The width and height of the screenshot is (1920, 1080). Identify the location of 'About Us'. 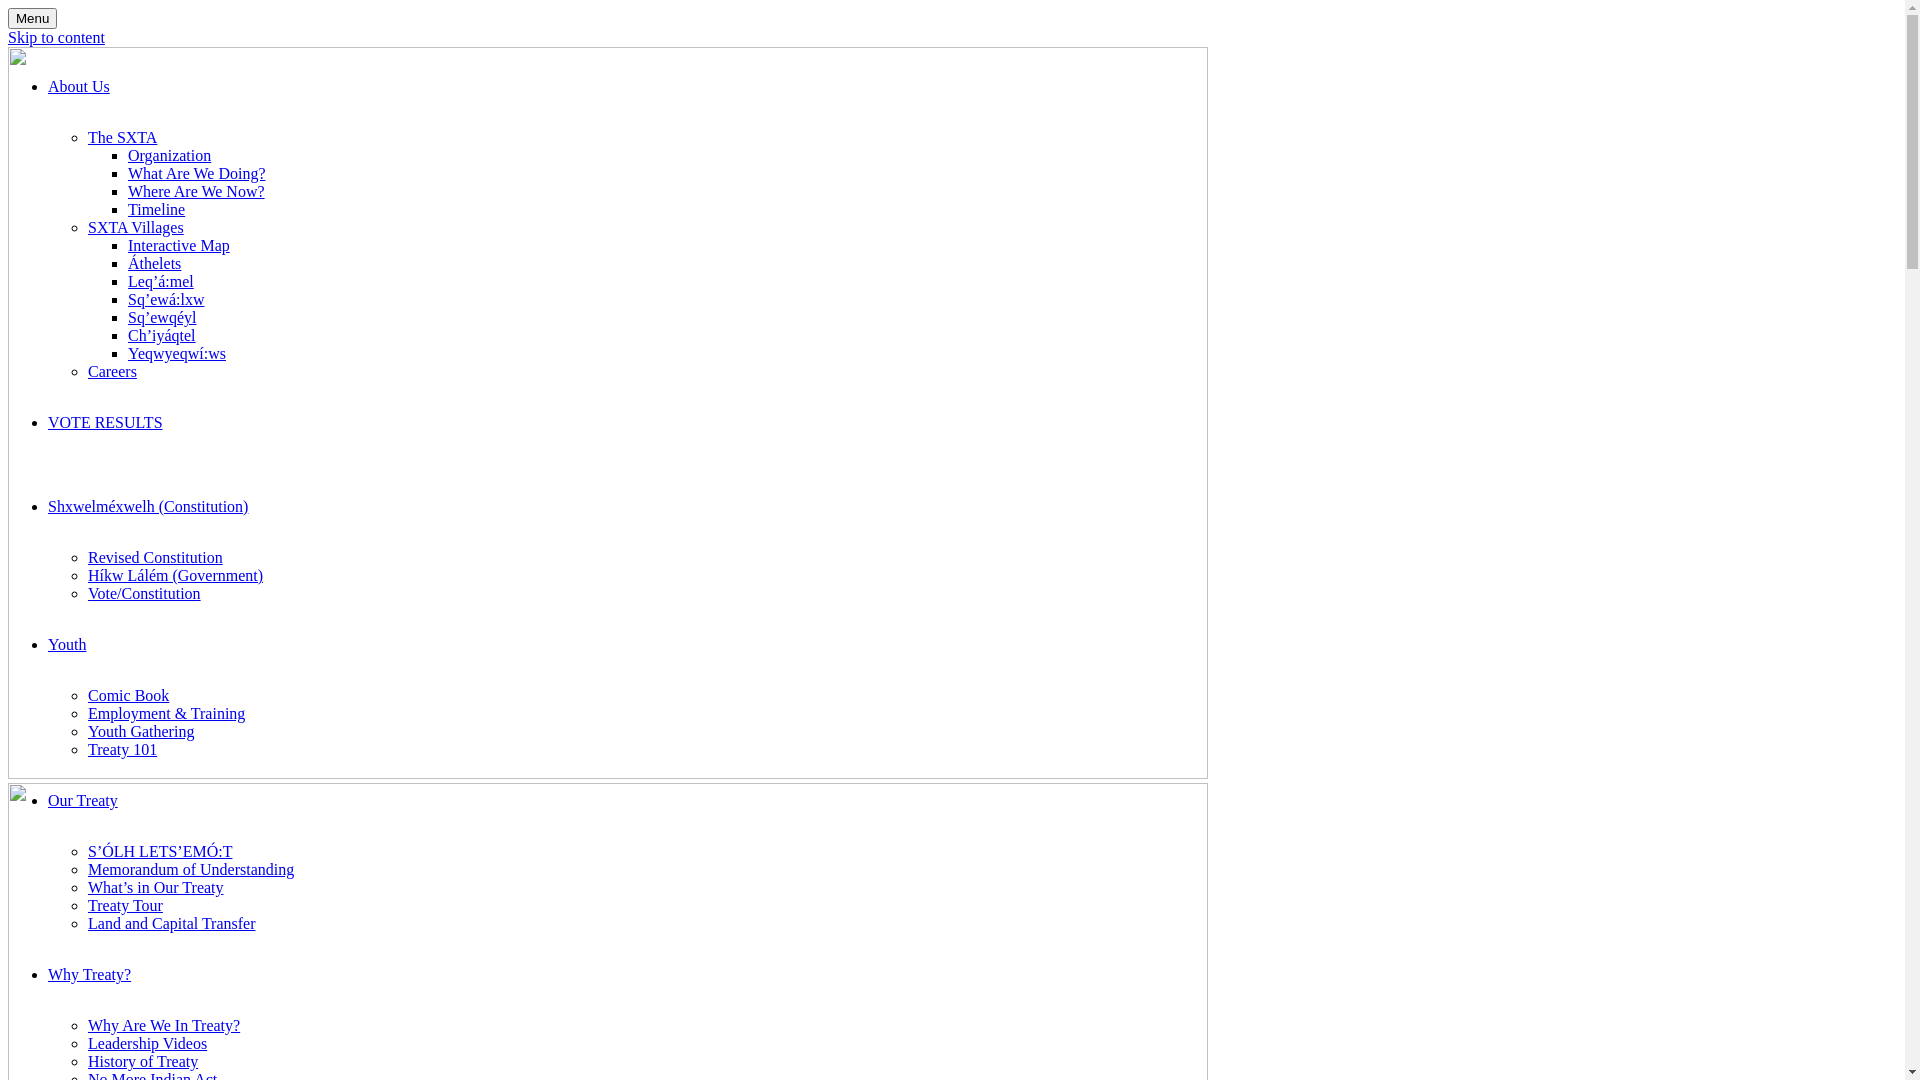
(78, 85).